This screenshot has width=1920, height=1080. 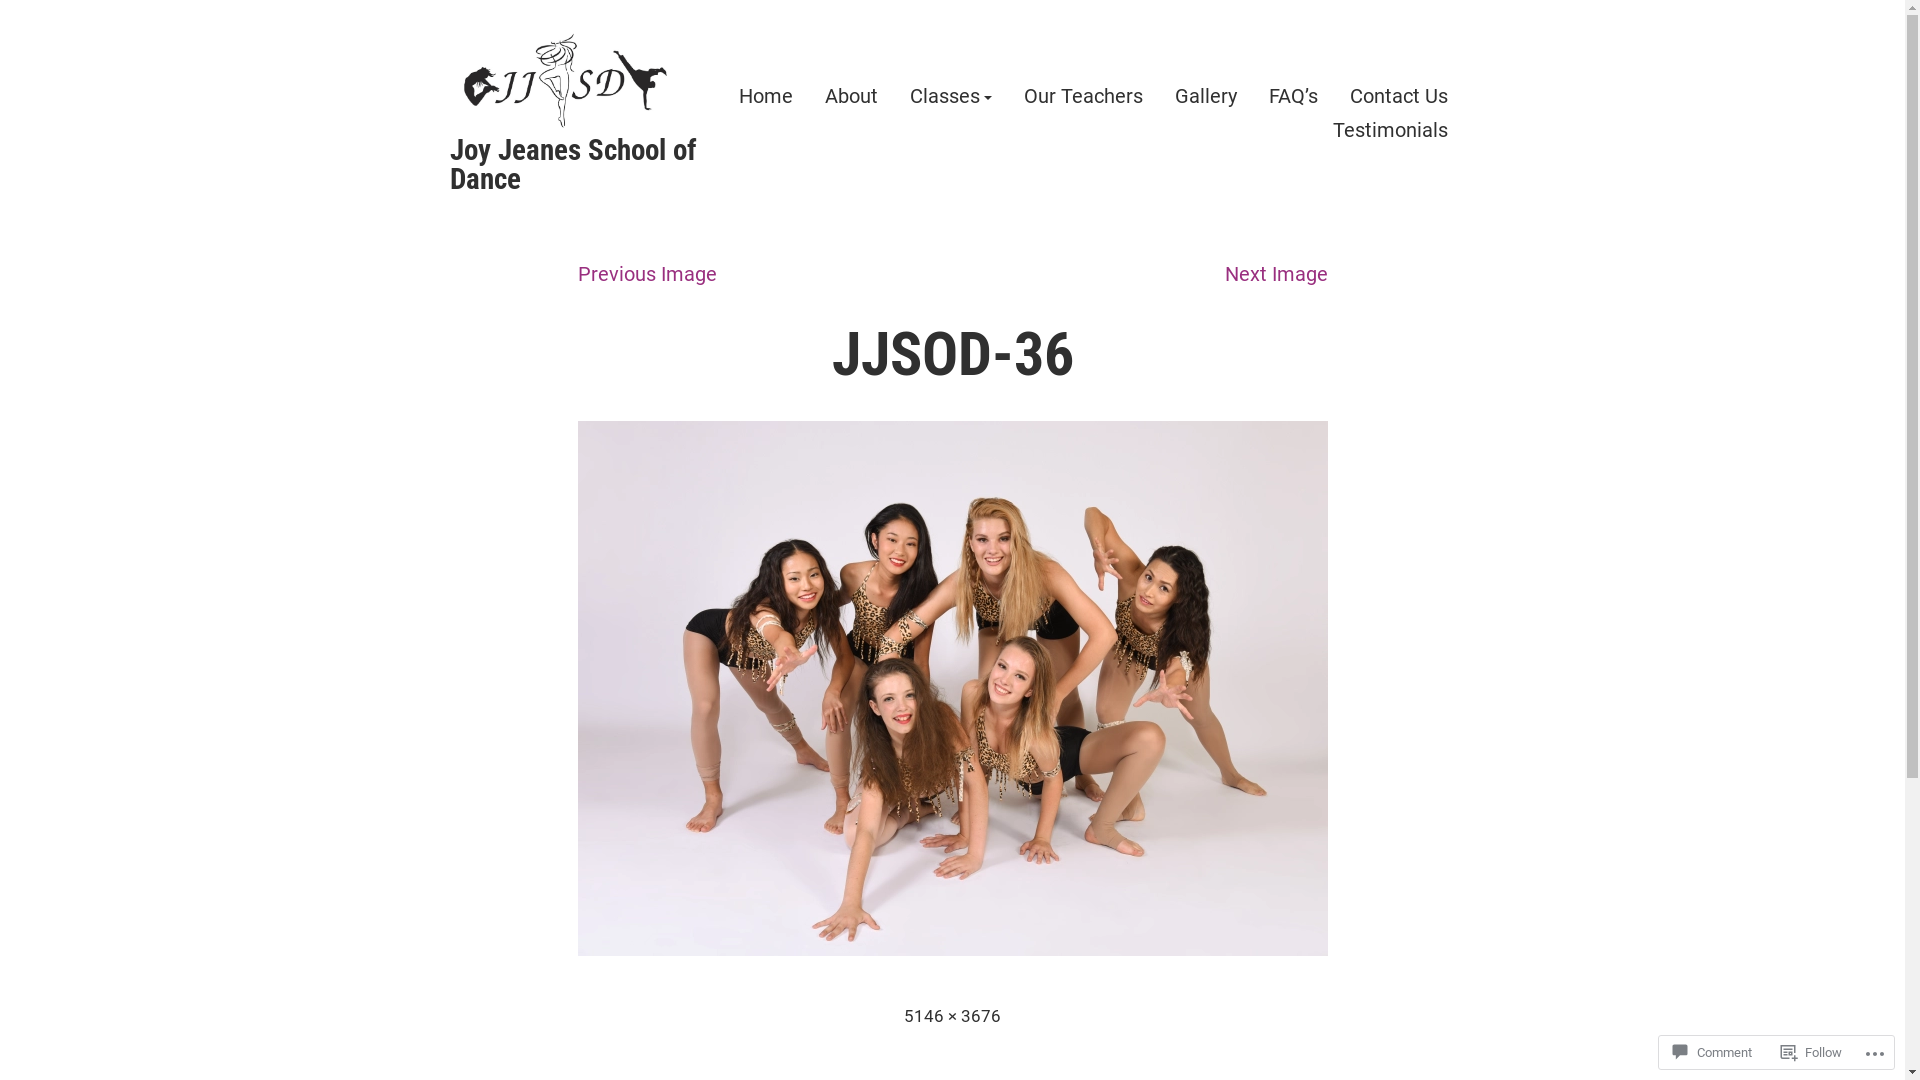 I want to click on 'Our Teachers', so click(x=1082, y=96).